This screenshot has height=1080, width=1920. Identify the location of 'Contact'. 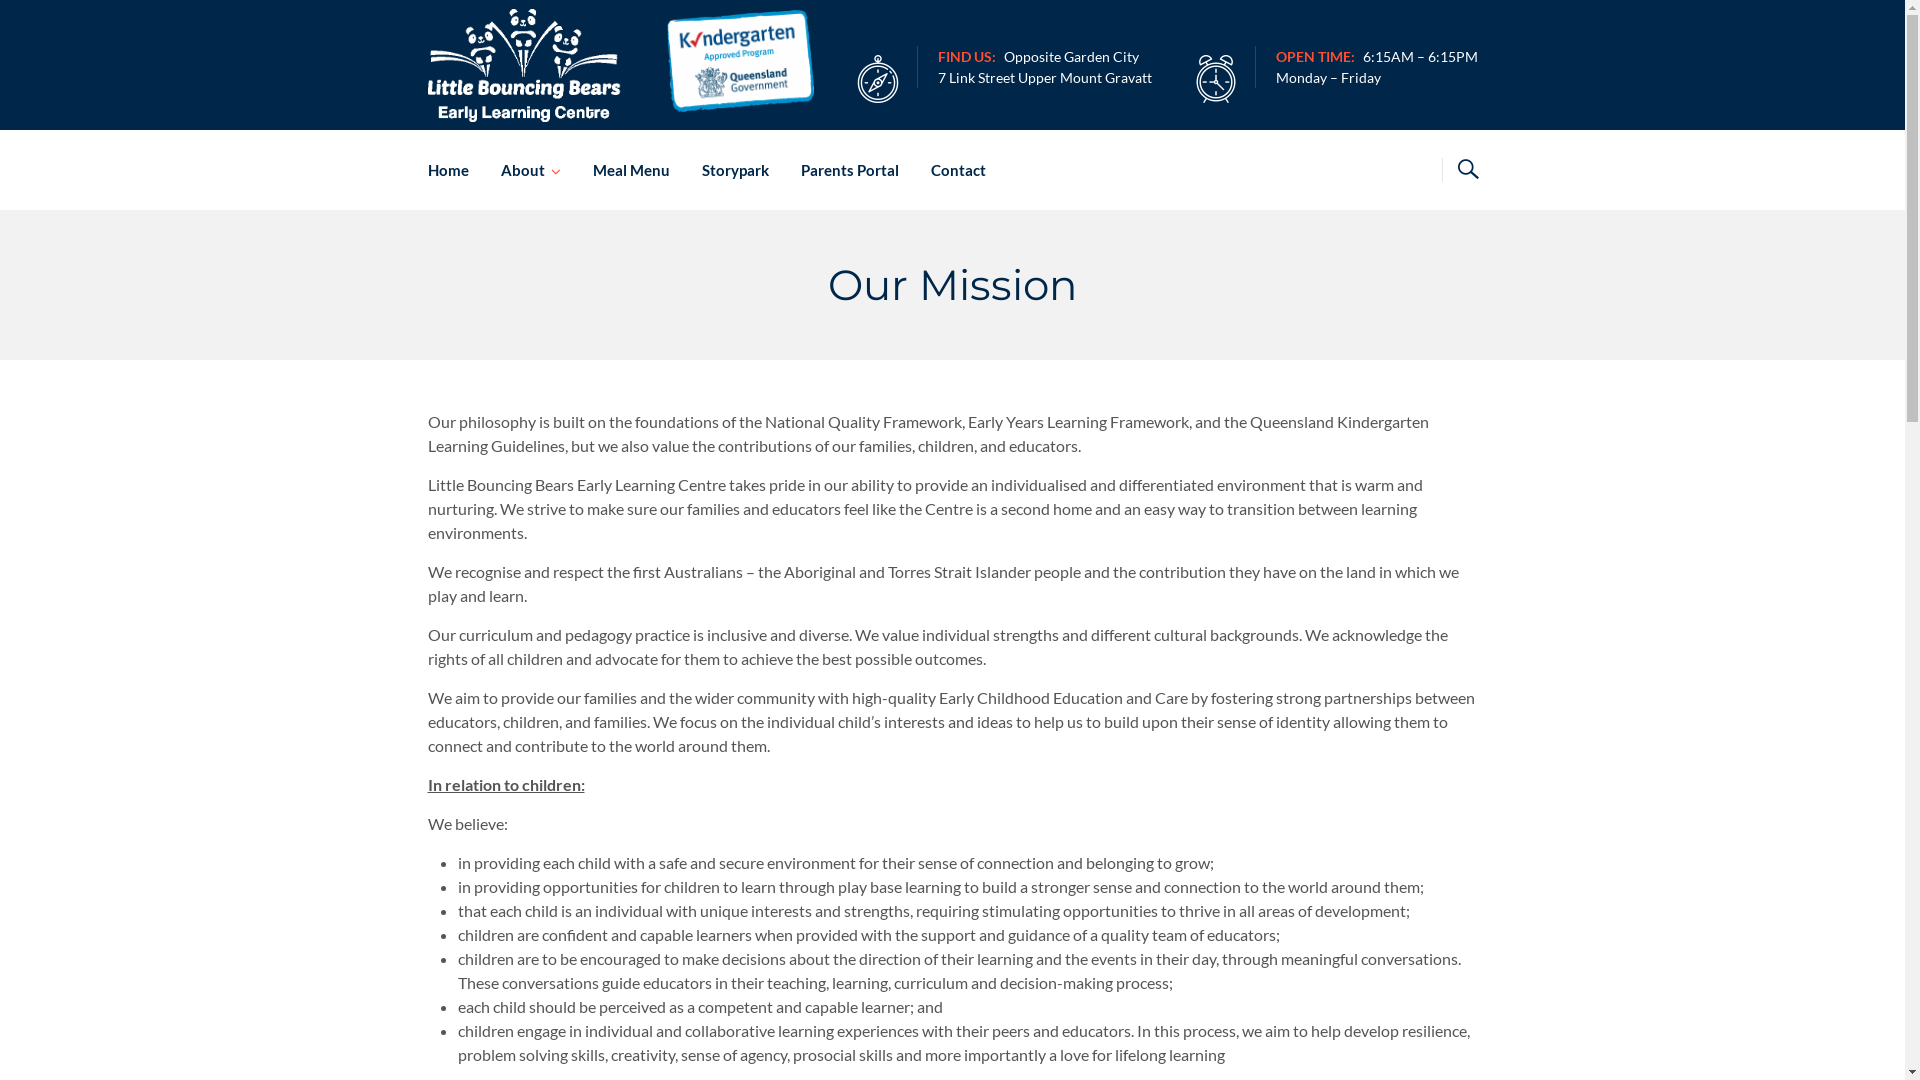
(948, 168).